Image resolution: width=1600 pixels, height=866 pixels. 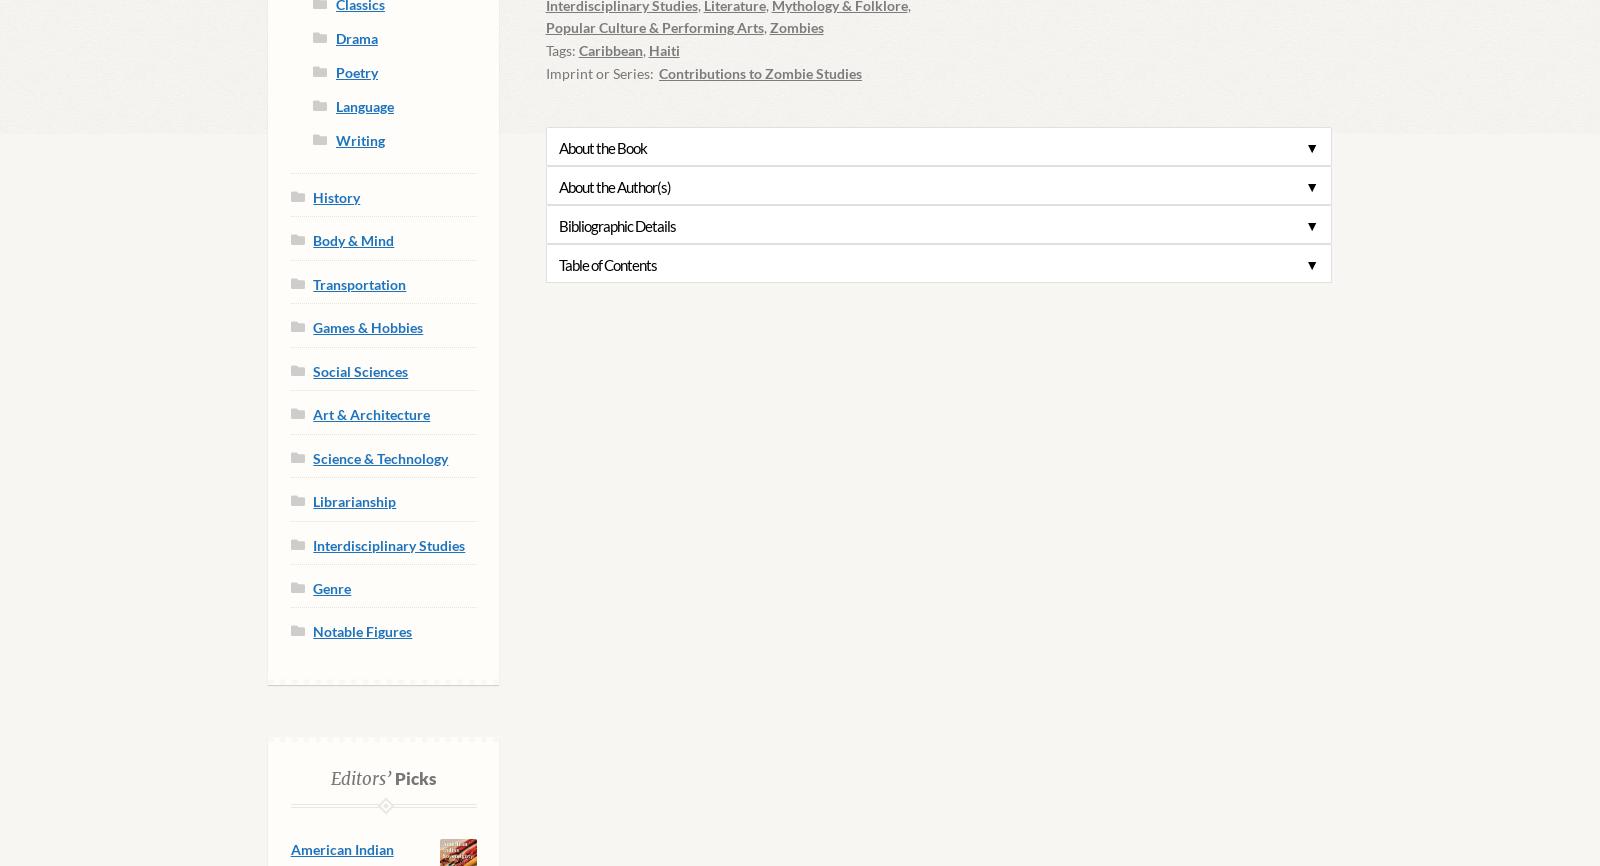 What do you see at coordinates (356, 38) in the screenshot?
I see `'Drama'` at bounding box center [356, 38].